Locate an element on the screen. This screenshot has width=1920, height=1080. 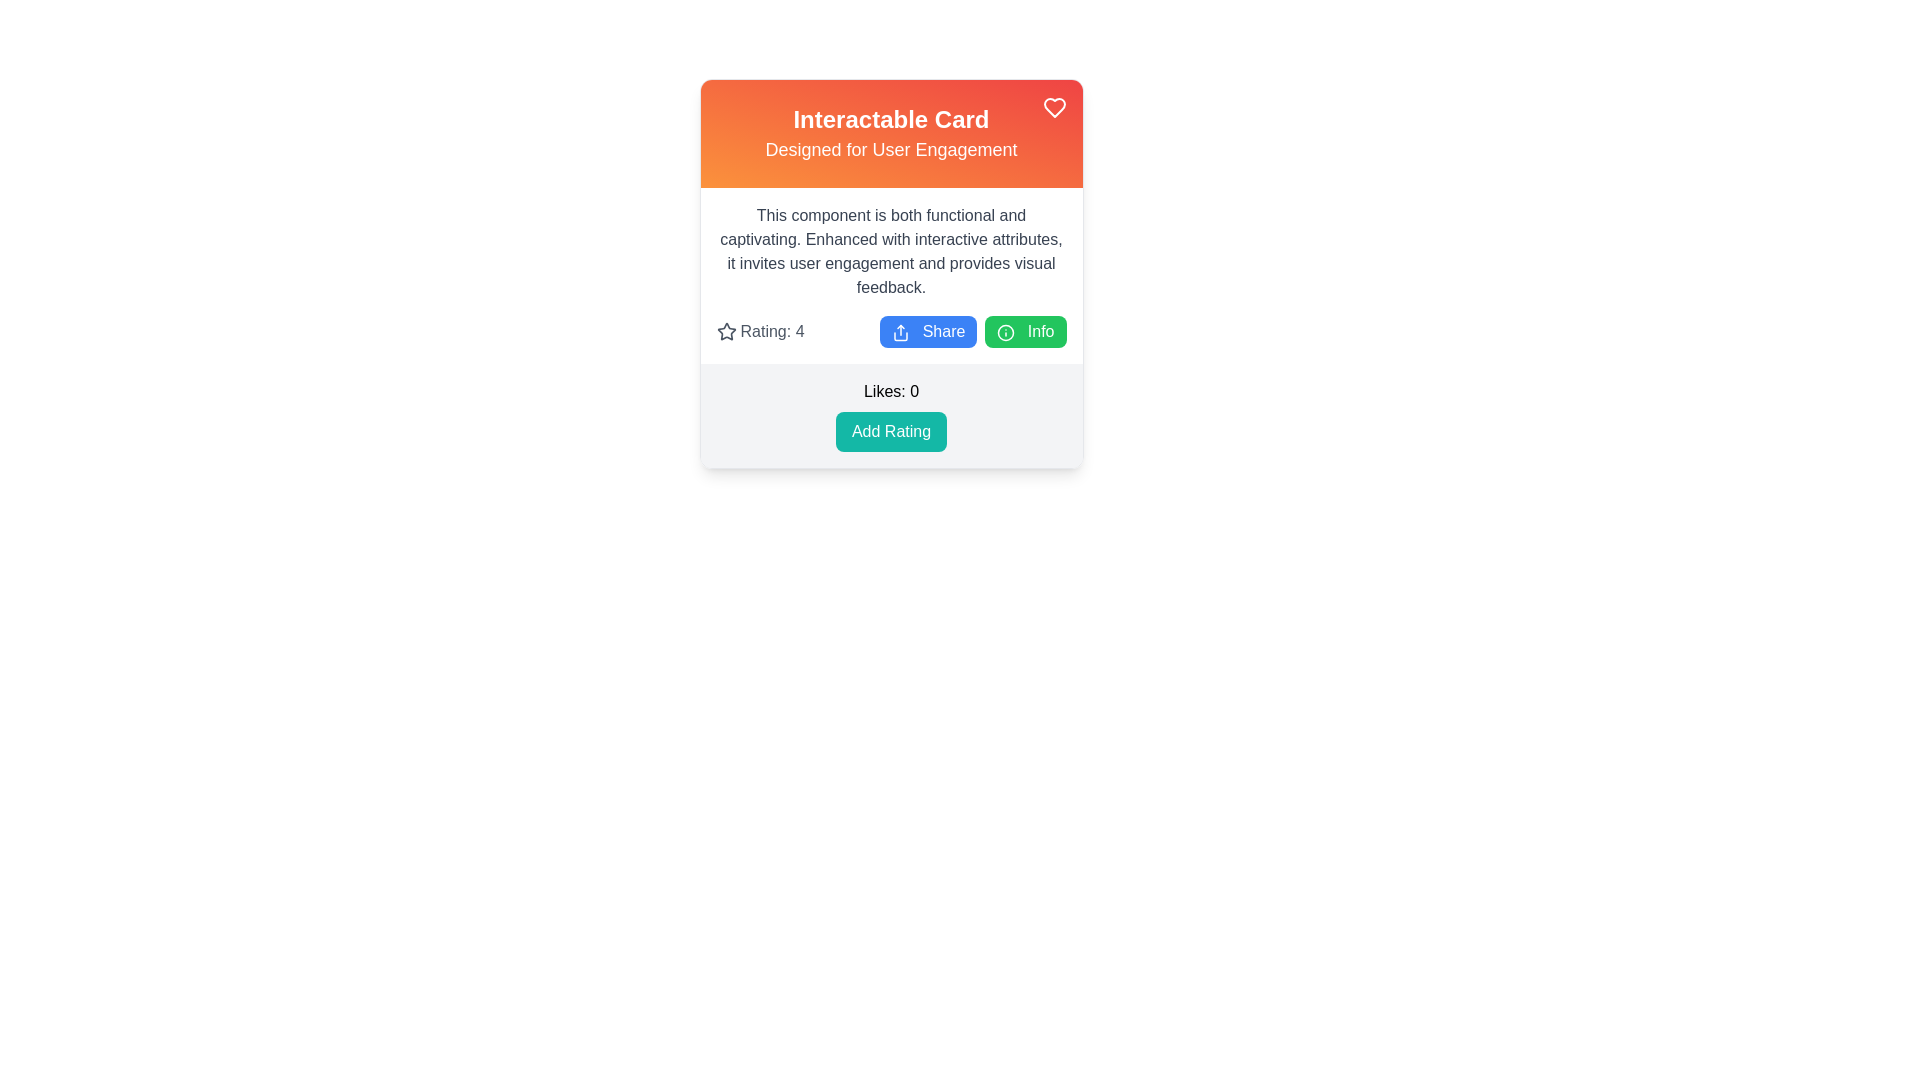
the subtitle text element located directly below the title text 'Interactable Card' within the top section of the card layout is located at coordinates (890, 149).